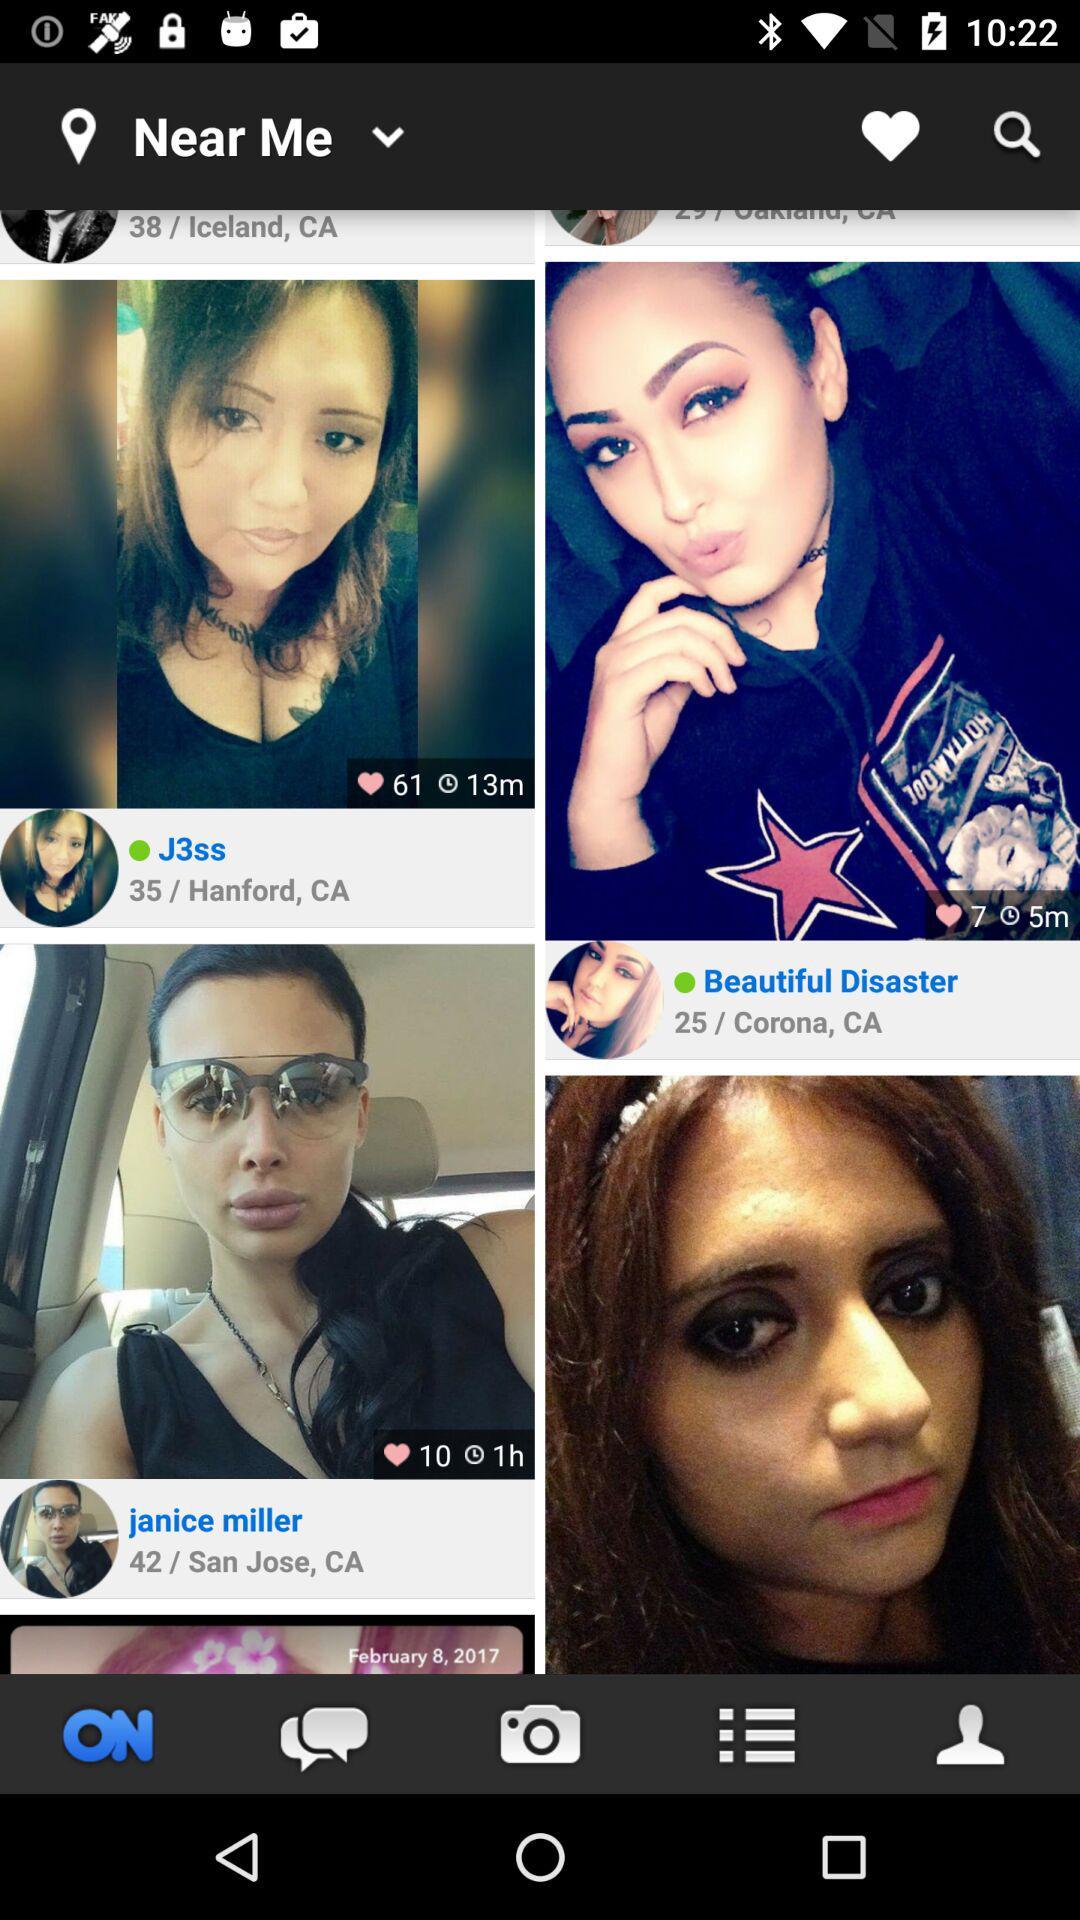 This screenshot has height=1920, width=1080. I want to click on switch menu option, so click(756, 1733).